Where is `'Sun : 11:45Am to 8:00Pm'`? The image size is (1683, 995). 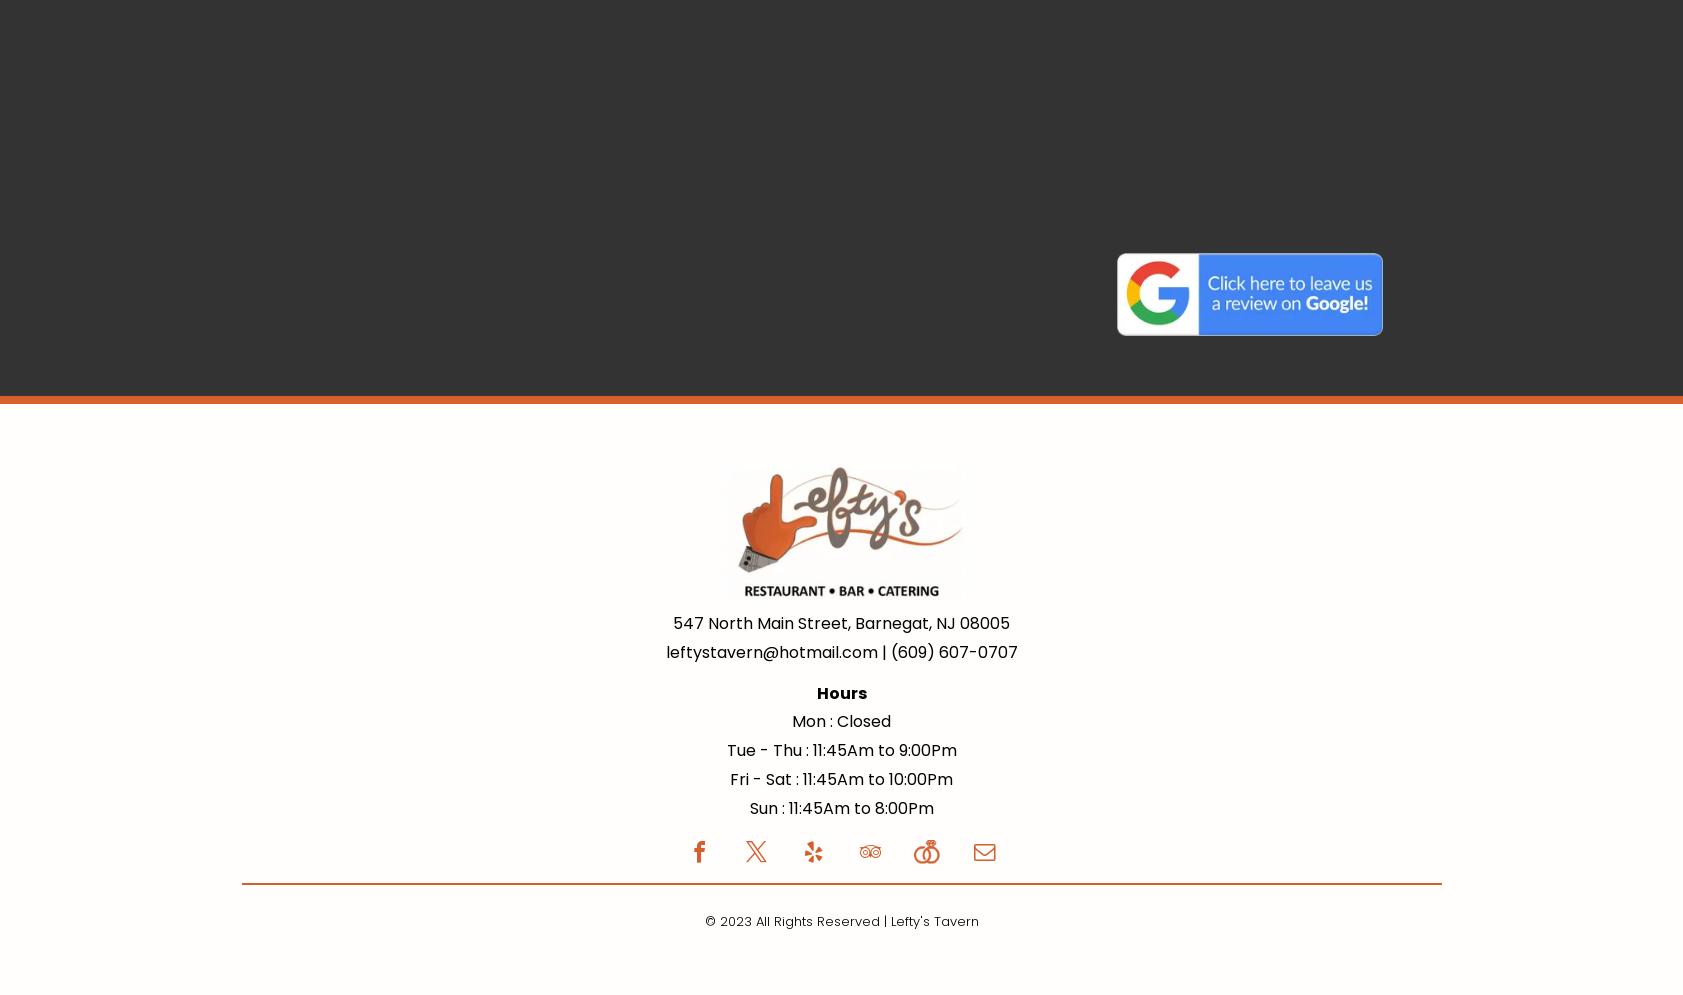
'Sun : 11:45Am to 8:00Pm' is located at coordinates (839, 806).